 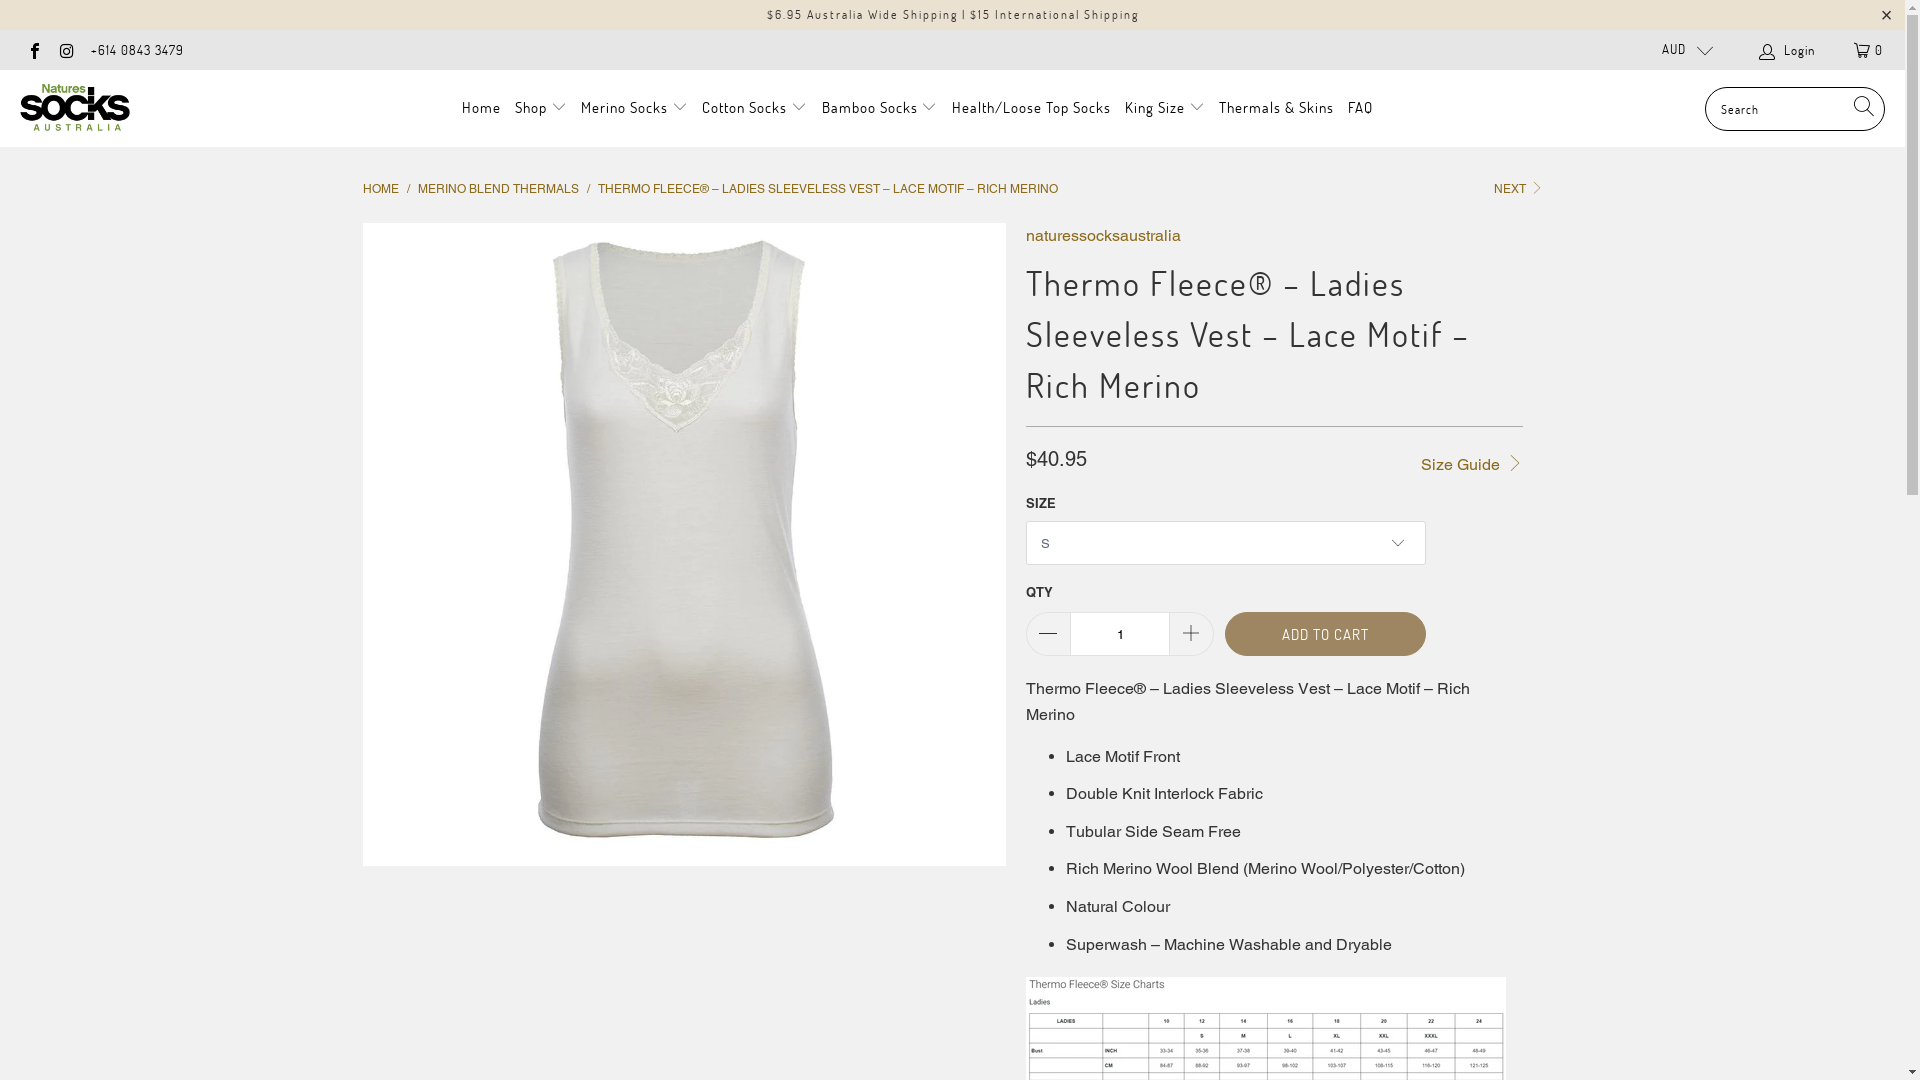 I want to click on 'HOME', so click(x=379, y=189).